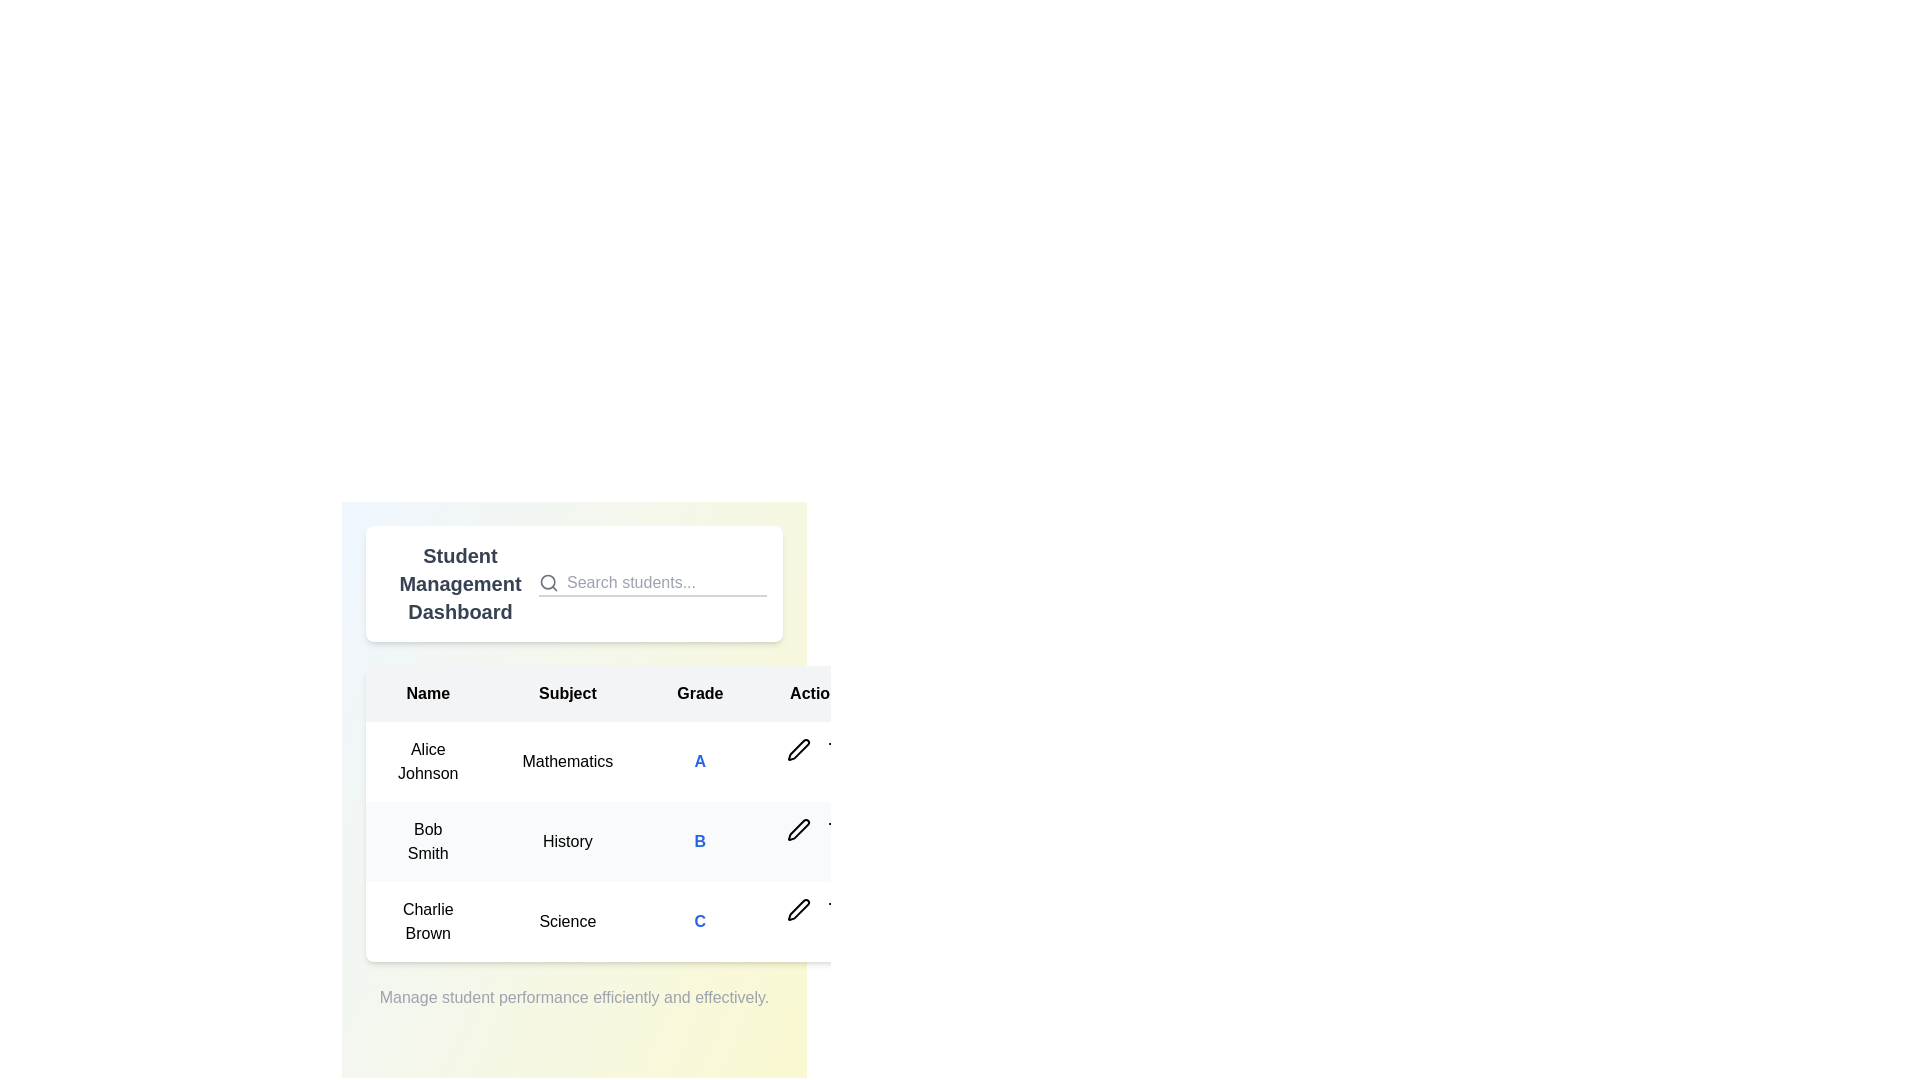 The height and width of the screenshot is (1080, 1920). I want to click on the edit icon in the 'Action' column of the second row for 'Bob Smith', so click(798, 829).